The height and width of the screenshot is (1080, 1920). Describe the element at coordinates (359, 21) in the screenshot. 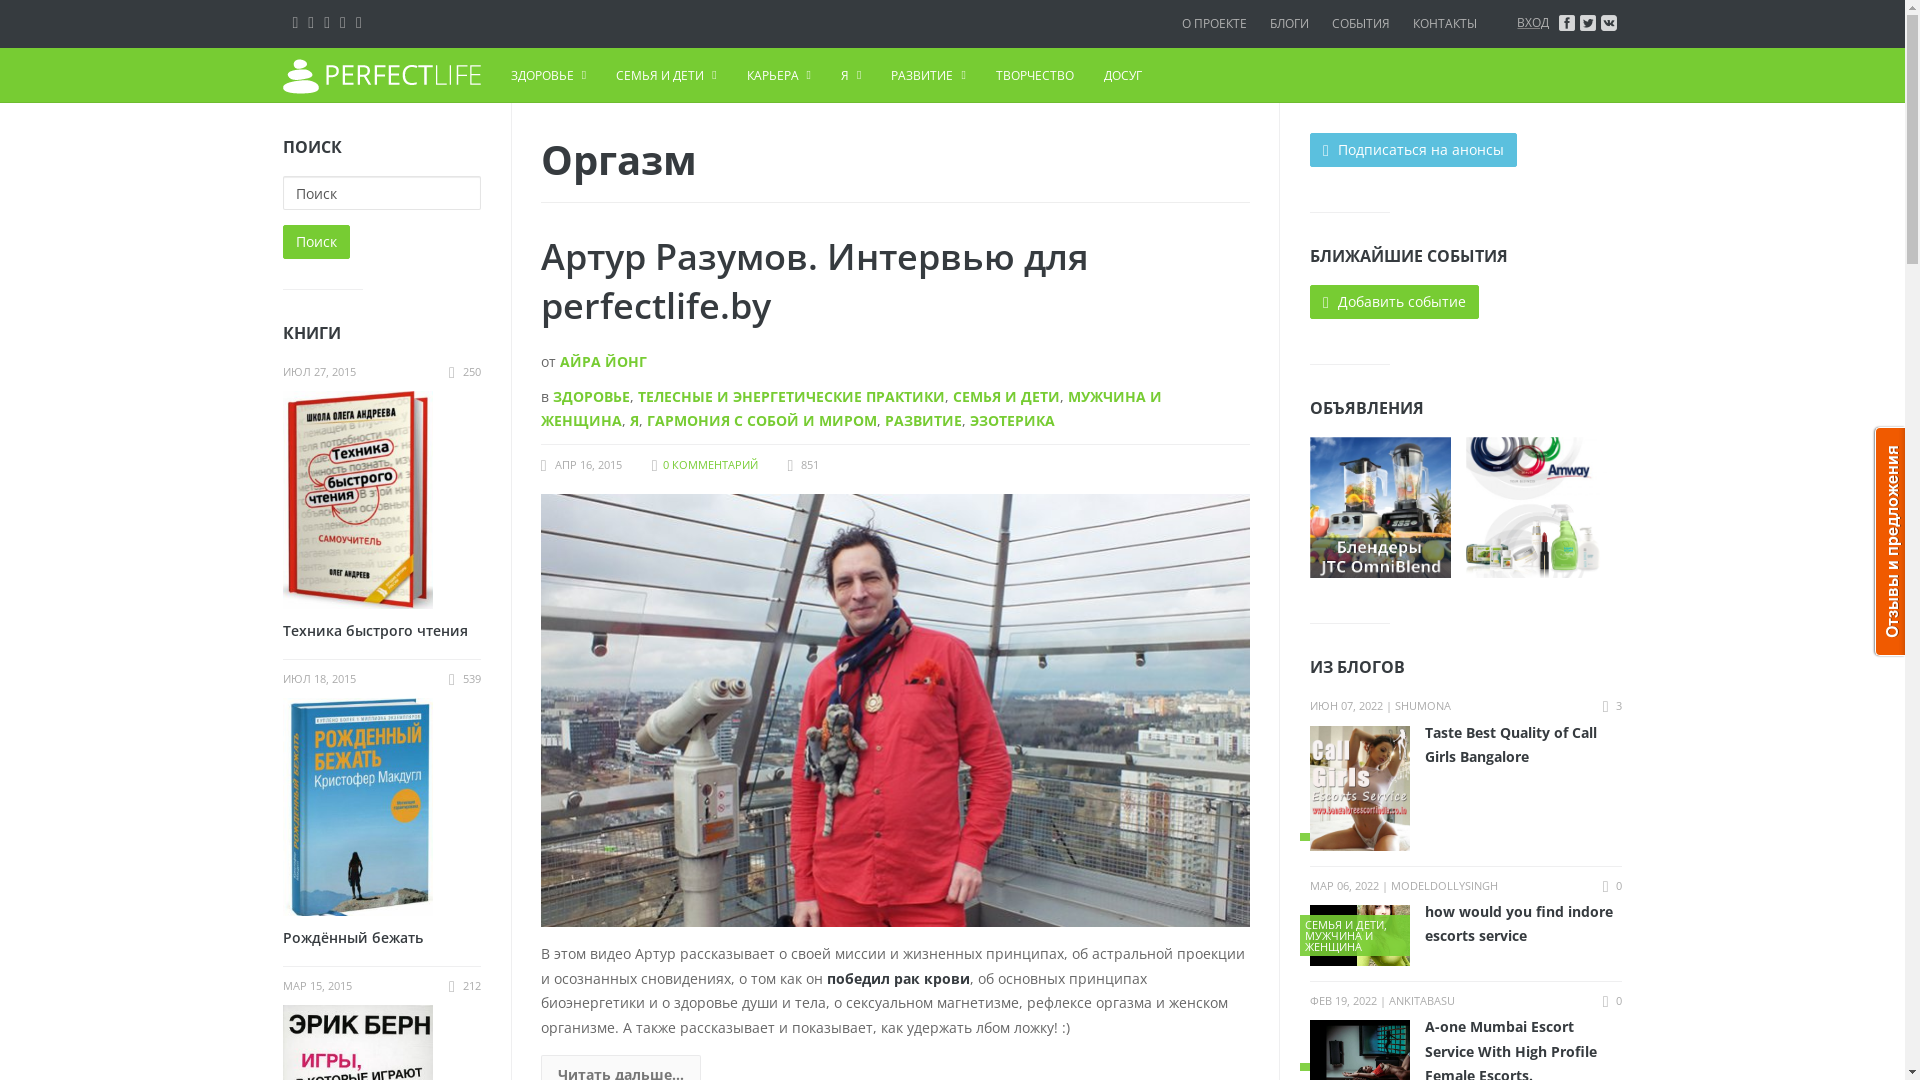

I see `'Youtube'` at that location.